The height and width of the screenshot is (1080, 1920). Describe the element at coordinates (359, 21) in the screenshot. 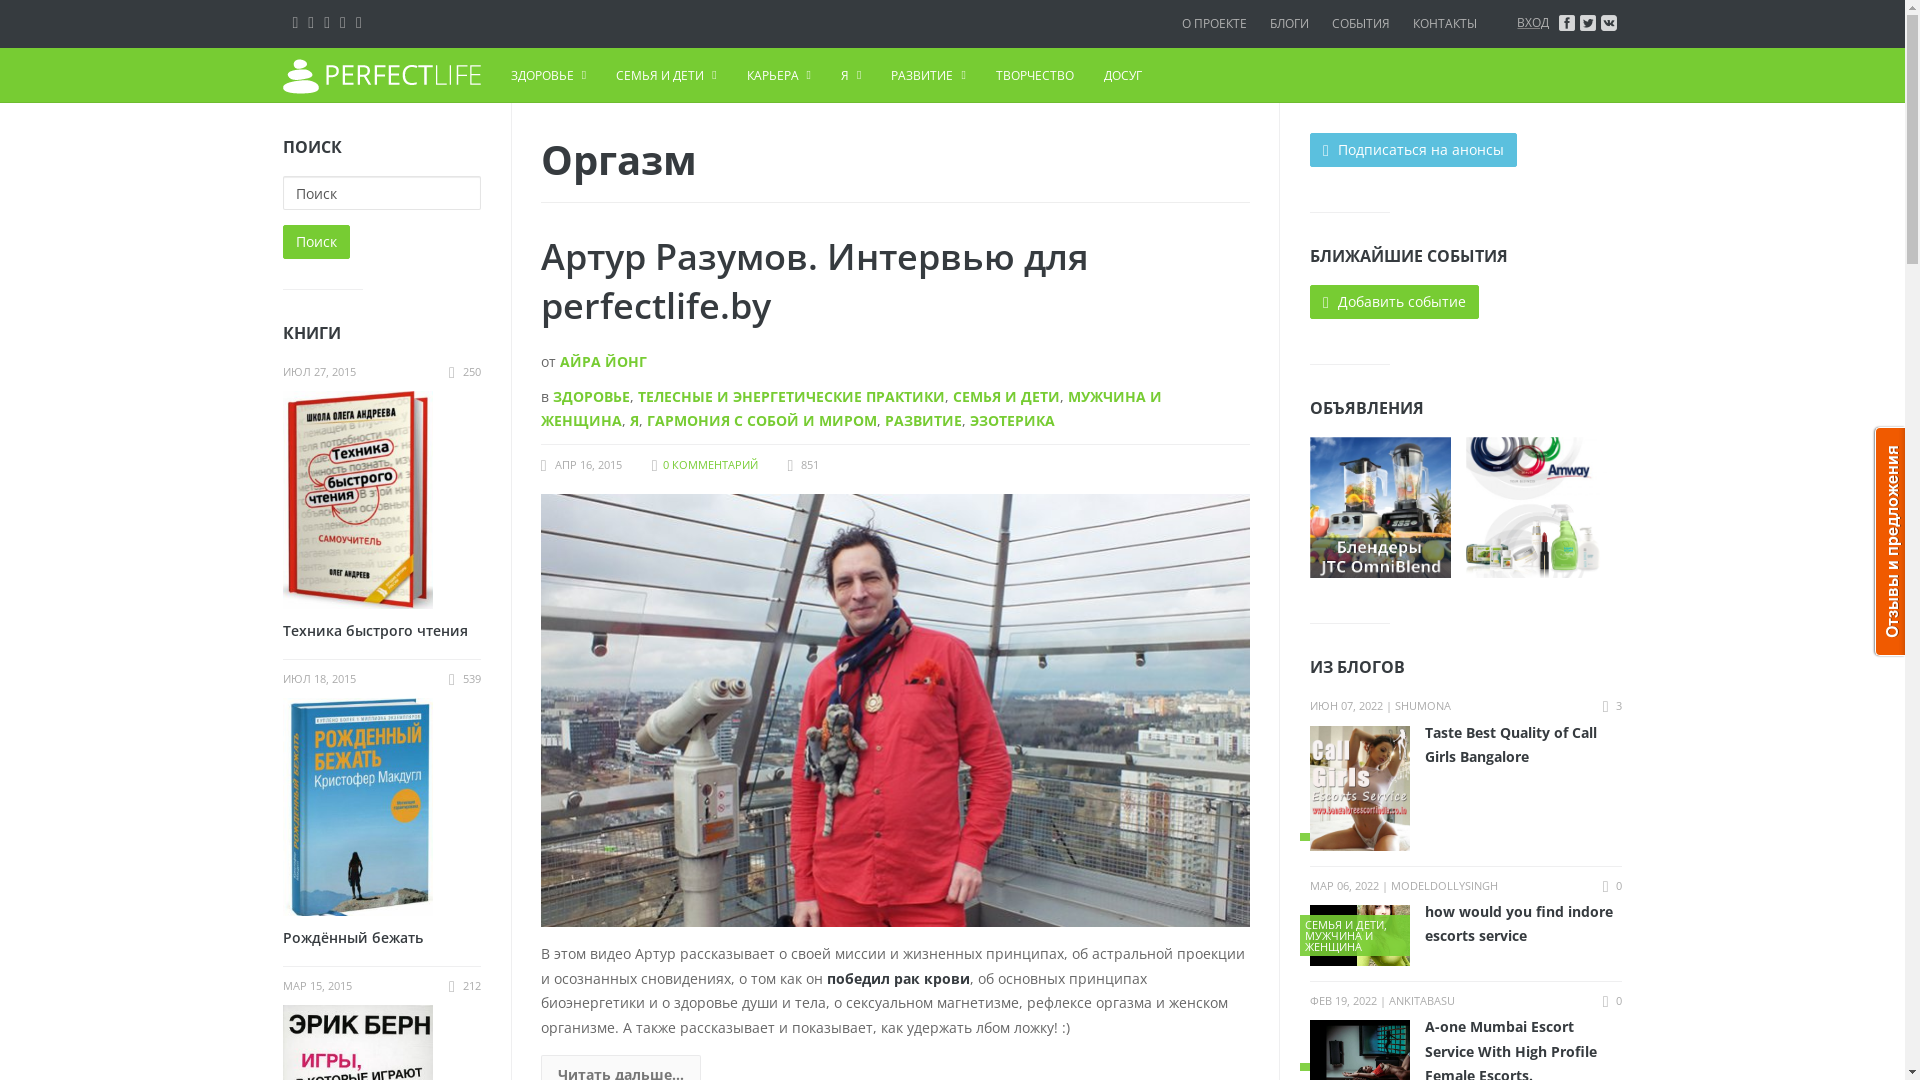

I see `'Youtube'` at that location.